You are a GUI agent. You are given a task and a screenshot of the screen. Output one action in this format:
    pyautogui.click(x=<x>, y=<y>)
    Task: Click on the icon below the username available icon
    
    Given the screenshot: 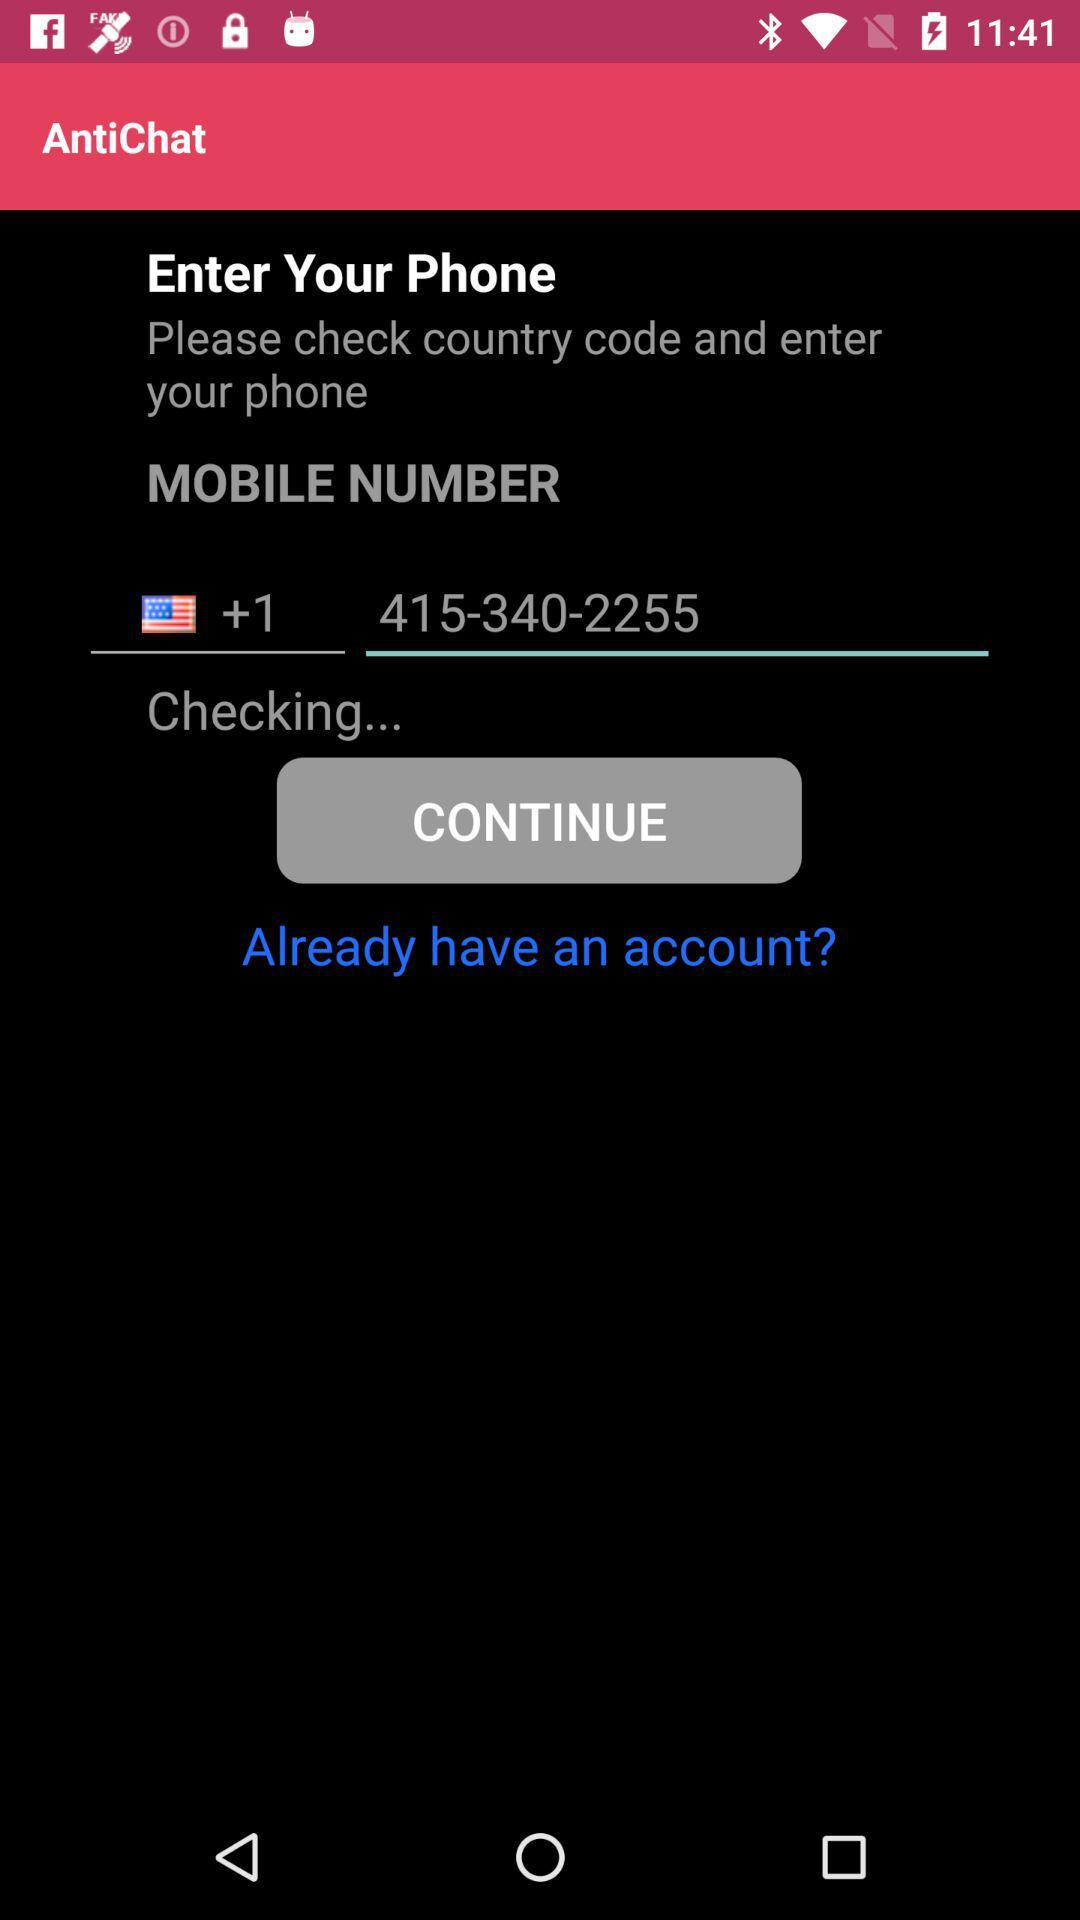 What is the action you would take?
    pyautogui.click(x=538, y=820)
    